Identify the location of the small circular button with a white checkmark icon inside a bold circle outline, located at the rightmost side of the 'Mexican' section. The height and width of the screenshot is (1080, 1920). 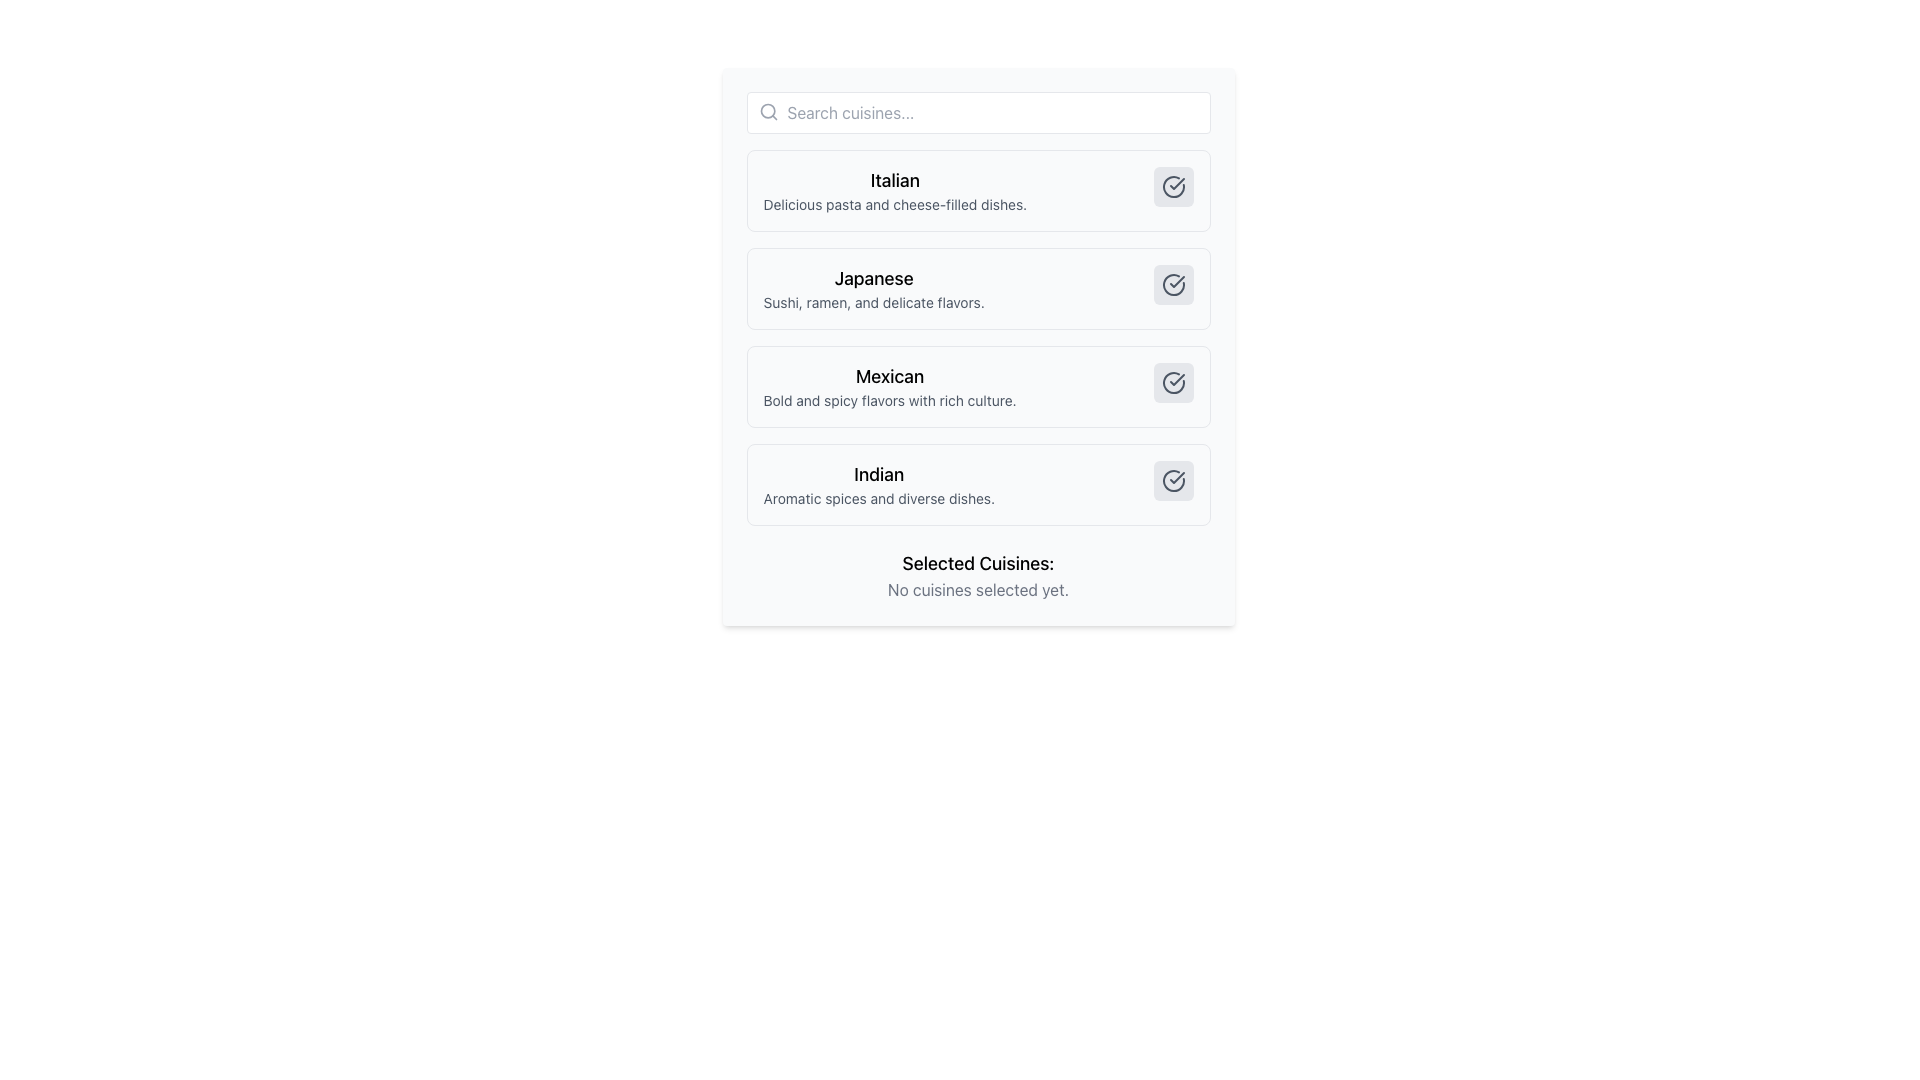
(1173, 382).